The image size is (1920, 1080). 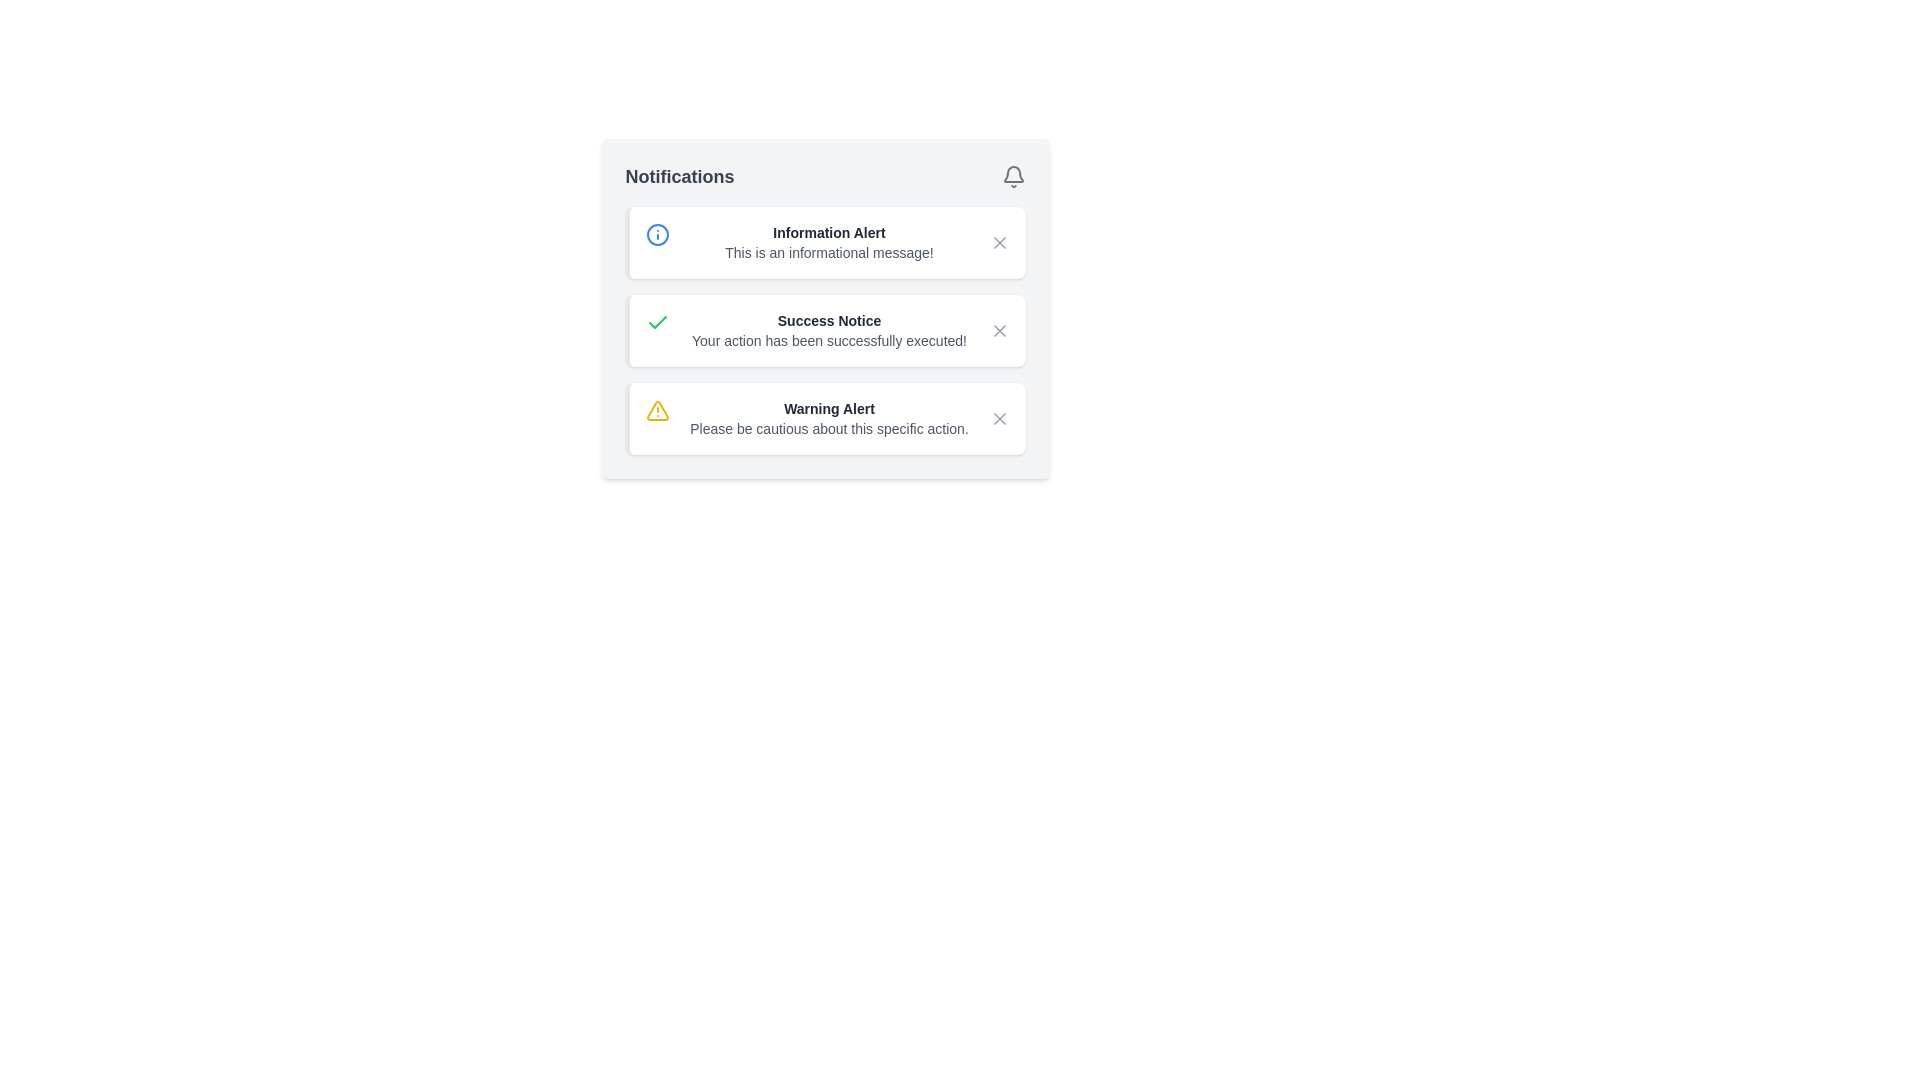 I want to click on the notification card titled 'Information Alert' by clicking on the text label located at the top of the card, which is above the description text 'This is an informational message!', so click(x=829, y=231).